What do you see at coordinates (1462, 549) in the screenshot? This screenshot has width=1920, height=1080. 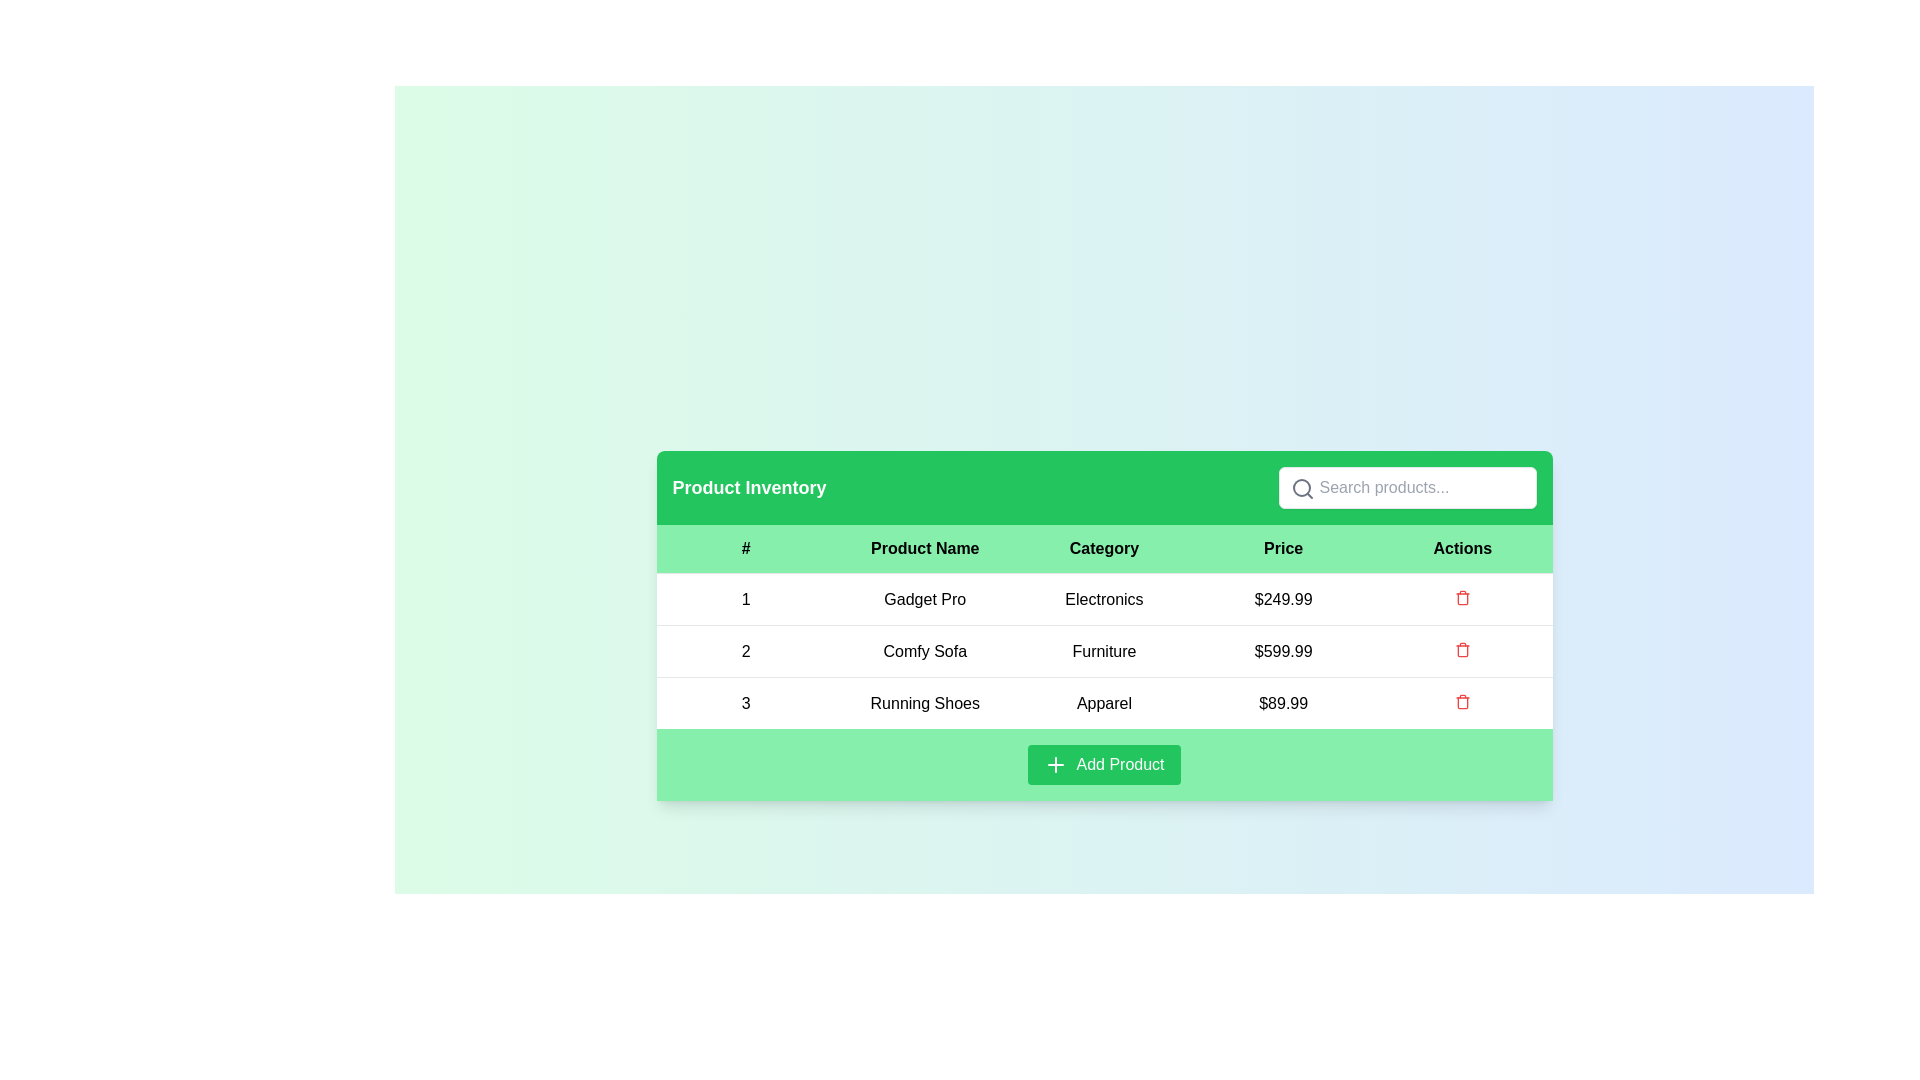 I see `the Table Header Cell labeled 'Actions' with a light green background and black bold text` at bounding box center [1462, 549].